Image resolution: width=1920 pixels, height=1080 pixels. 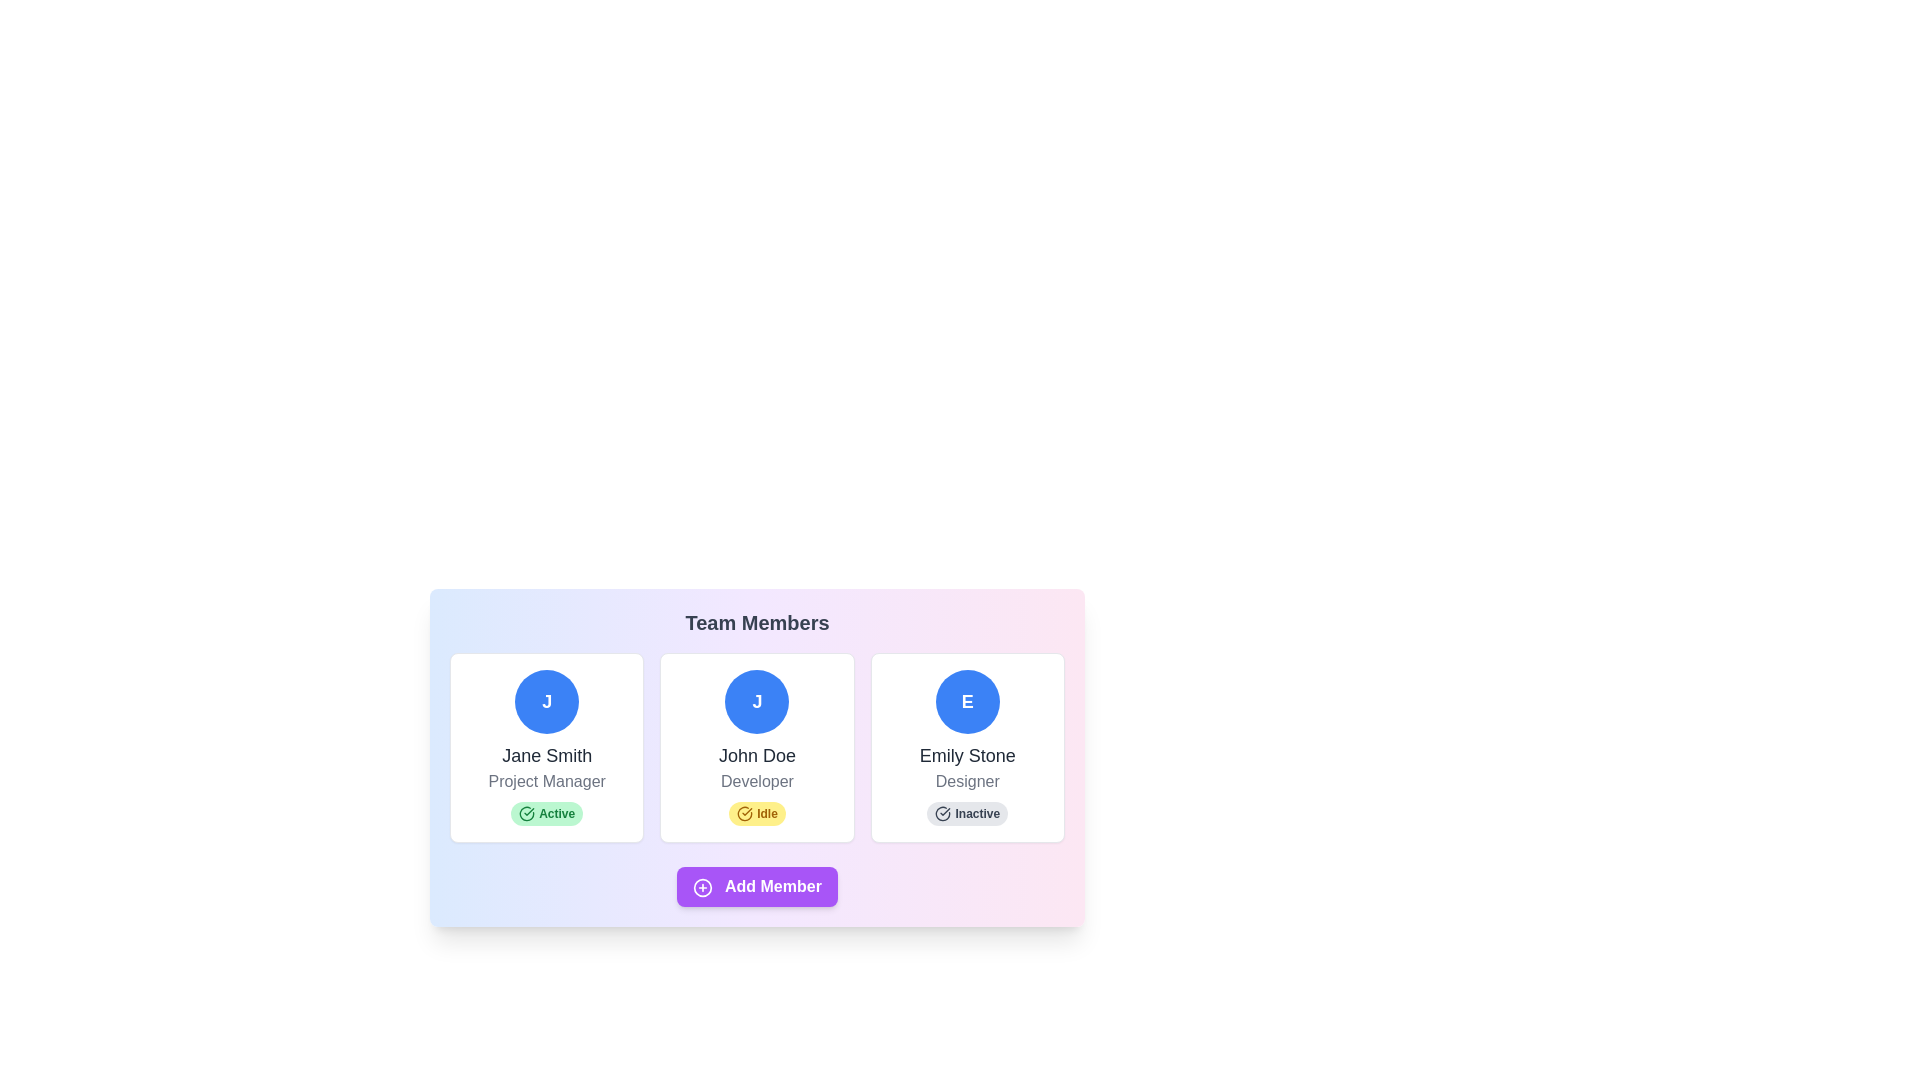 What do you see at coordinates (744, 813) in the screenshot?
I see `the circular icon with a checkmark inside, part of the 'Idle' status badge in the second team member card located in the 'Team Members' section` at bounding box center [744, 813].